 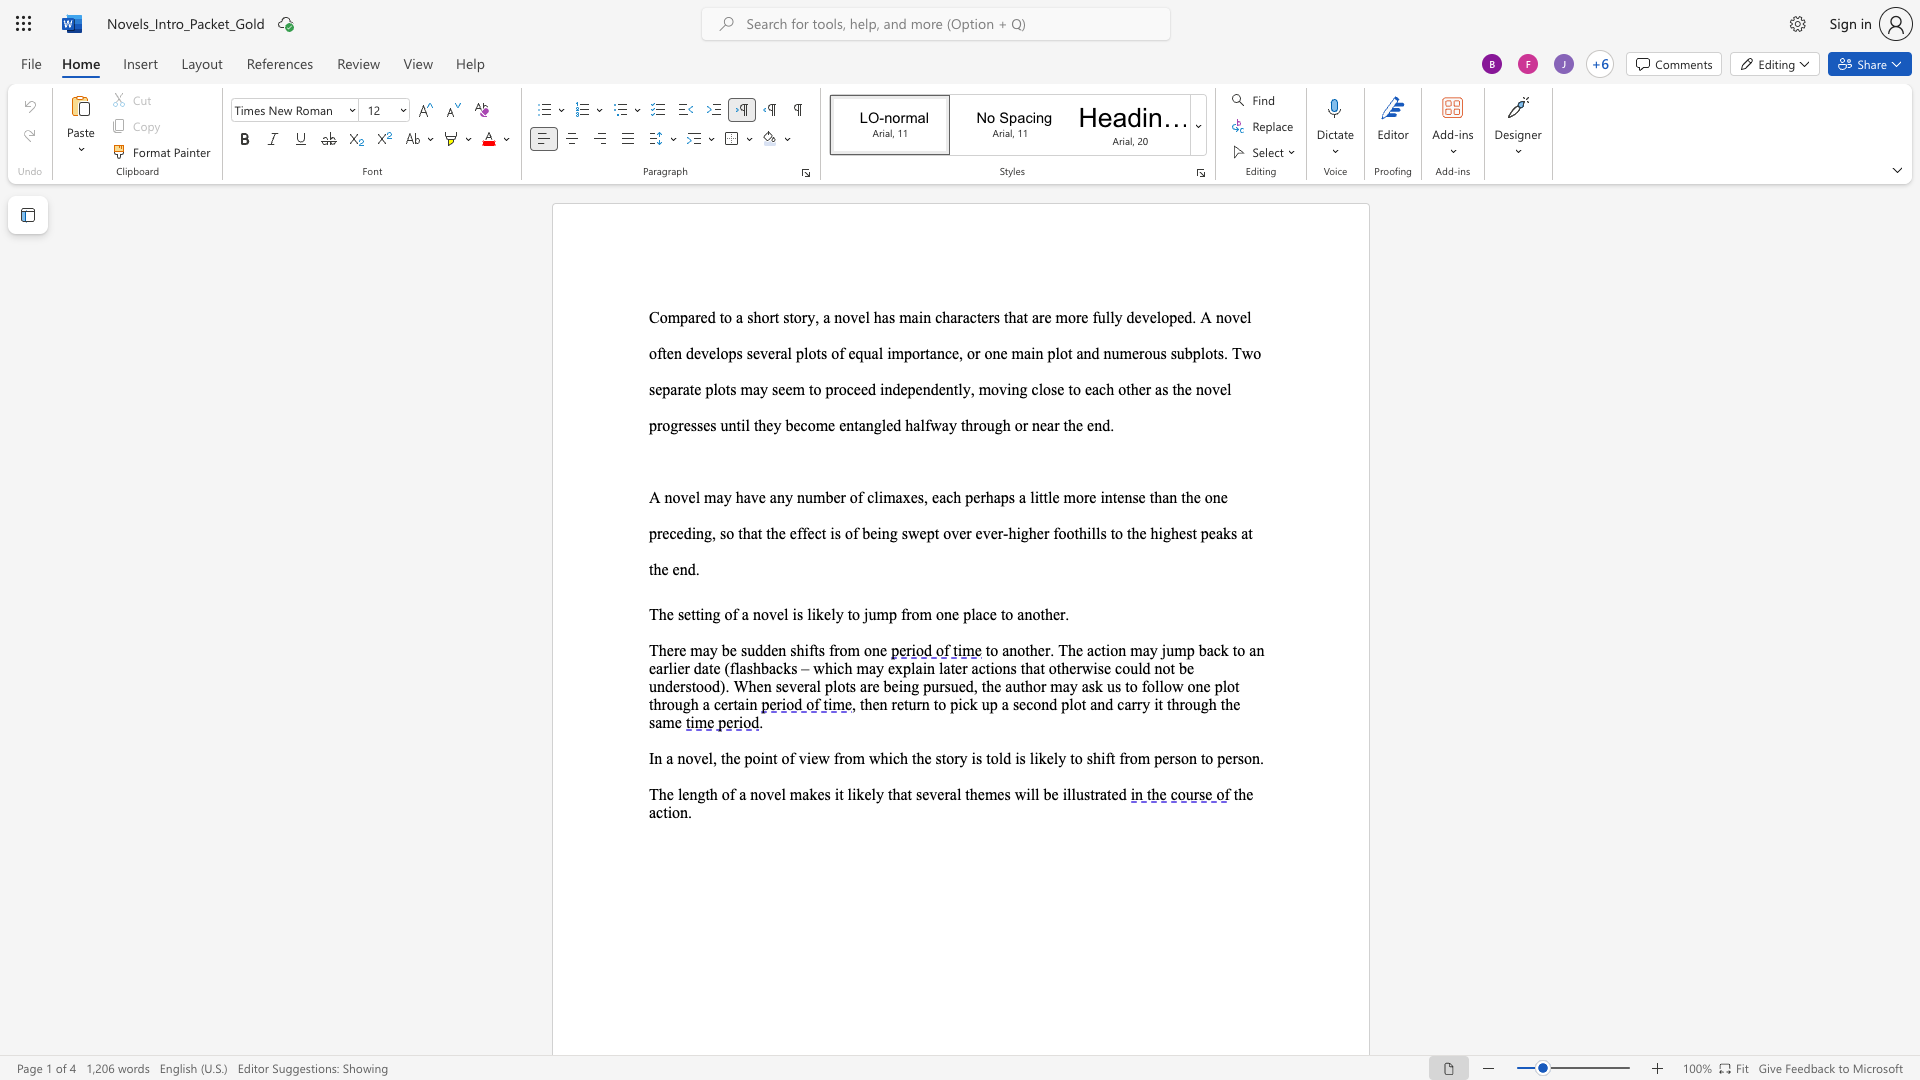 What do you see at coordinates (1257, 758) in the screenshot?
I see `the space between the continuous character "n" and "." in the text` at bounding box center [1257, 758].